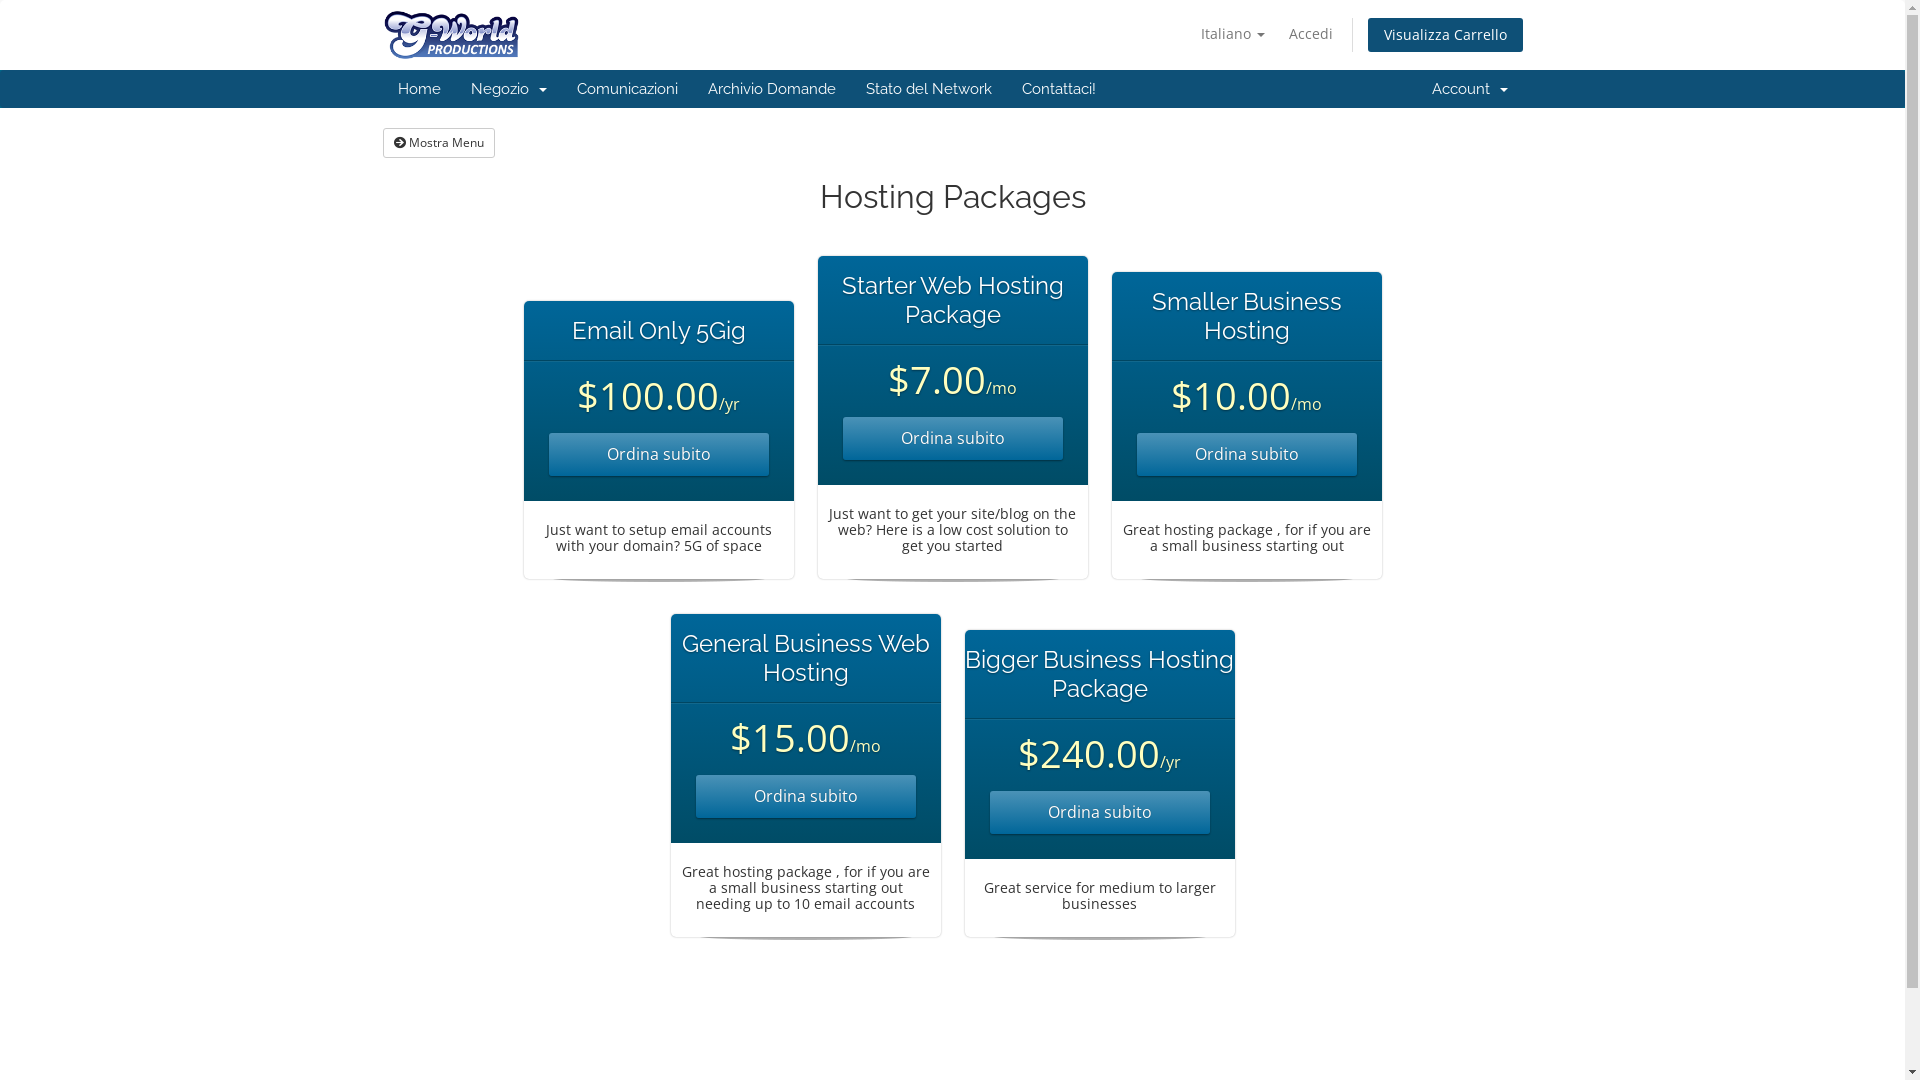  Describe the element at coordinates (1468, 87) in the screenshot. I see `'Account  '` at that location.